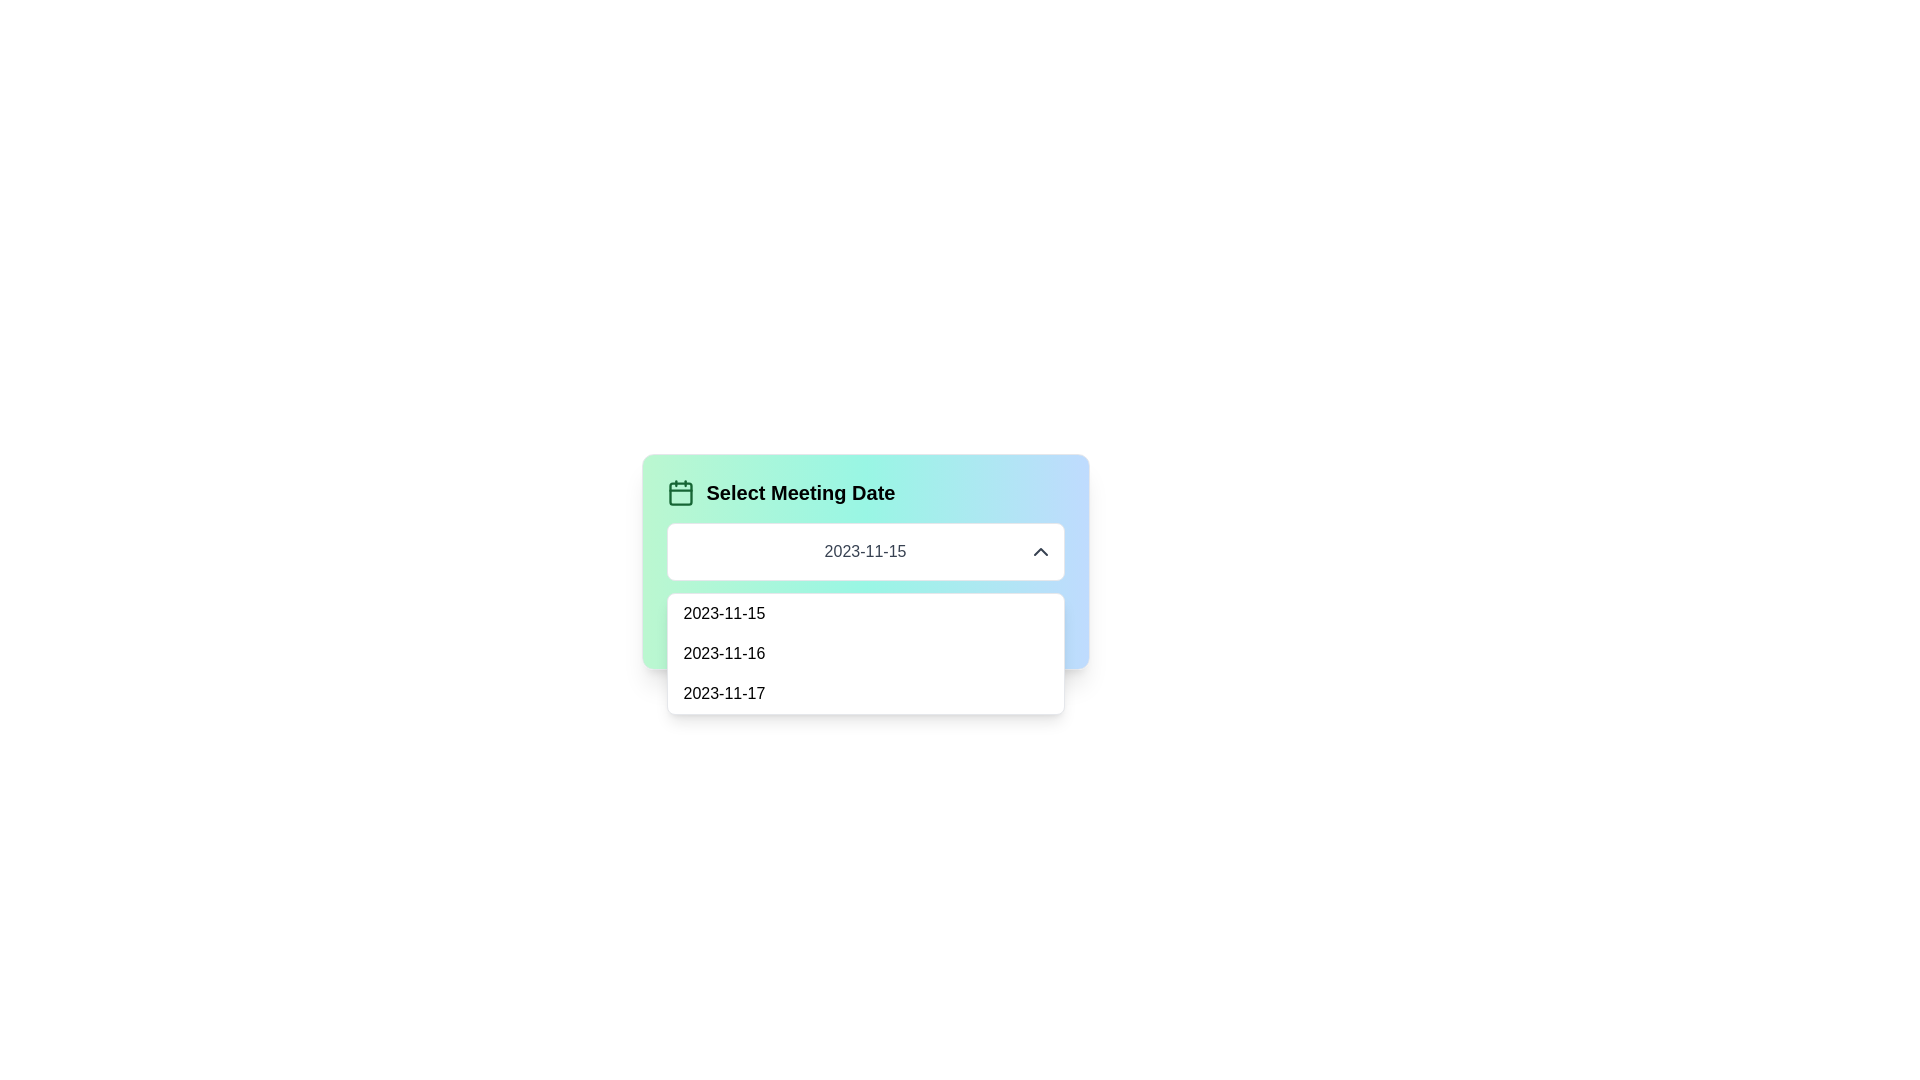 This screenshot has width=1920, height=1080. What do you see at coordinates (865, 612) in the screenshot?
I see `the first option in the dropdown list displaying the date '2023-11-15'` at bounding box center [865, 612].